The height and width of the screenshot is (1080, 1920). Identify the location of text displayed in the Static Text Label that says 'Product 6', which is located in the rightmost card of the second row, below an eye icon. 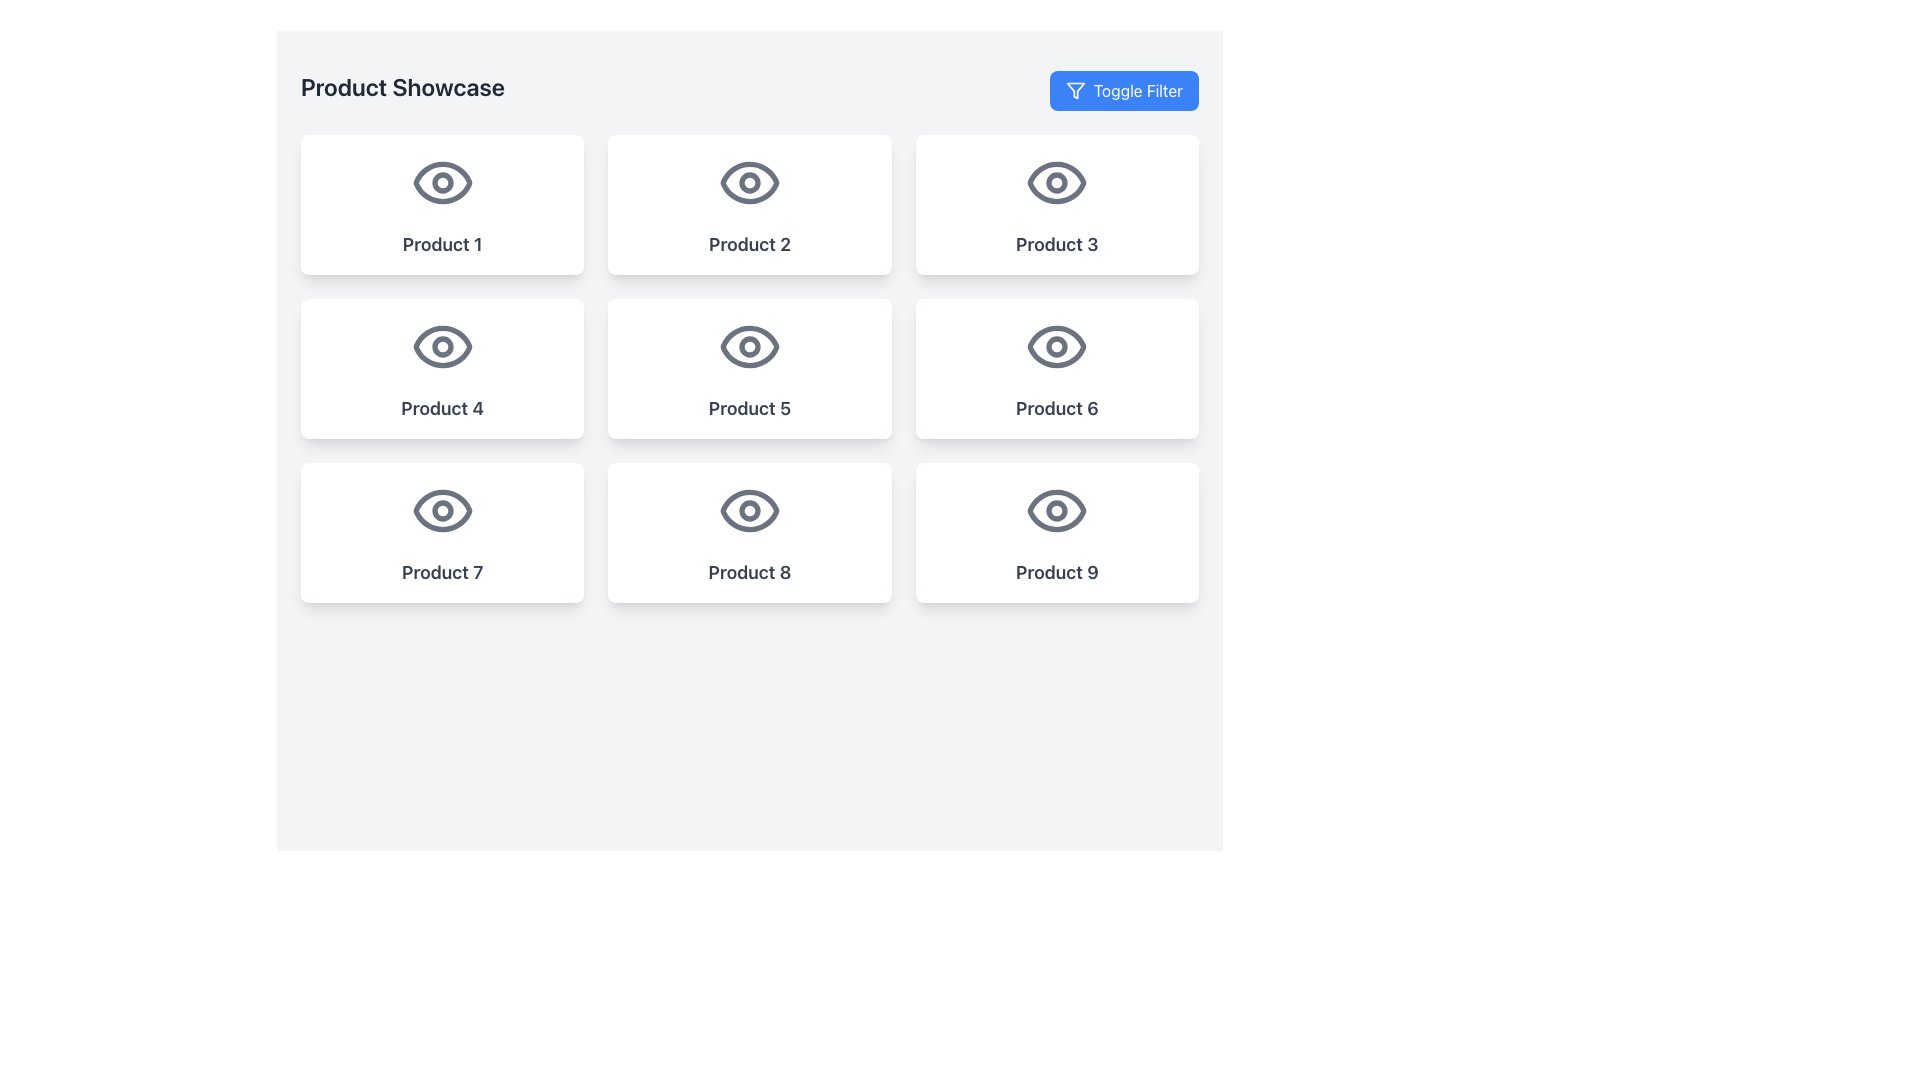
(1056, 407).